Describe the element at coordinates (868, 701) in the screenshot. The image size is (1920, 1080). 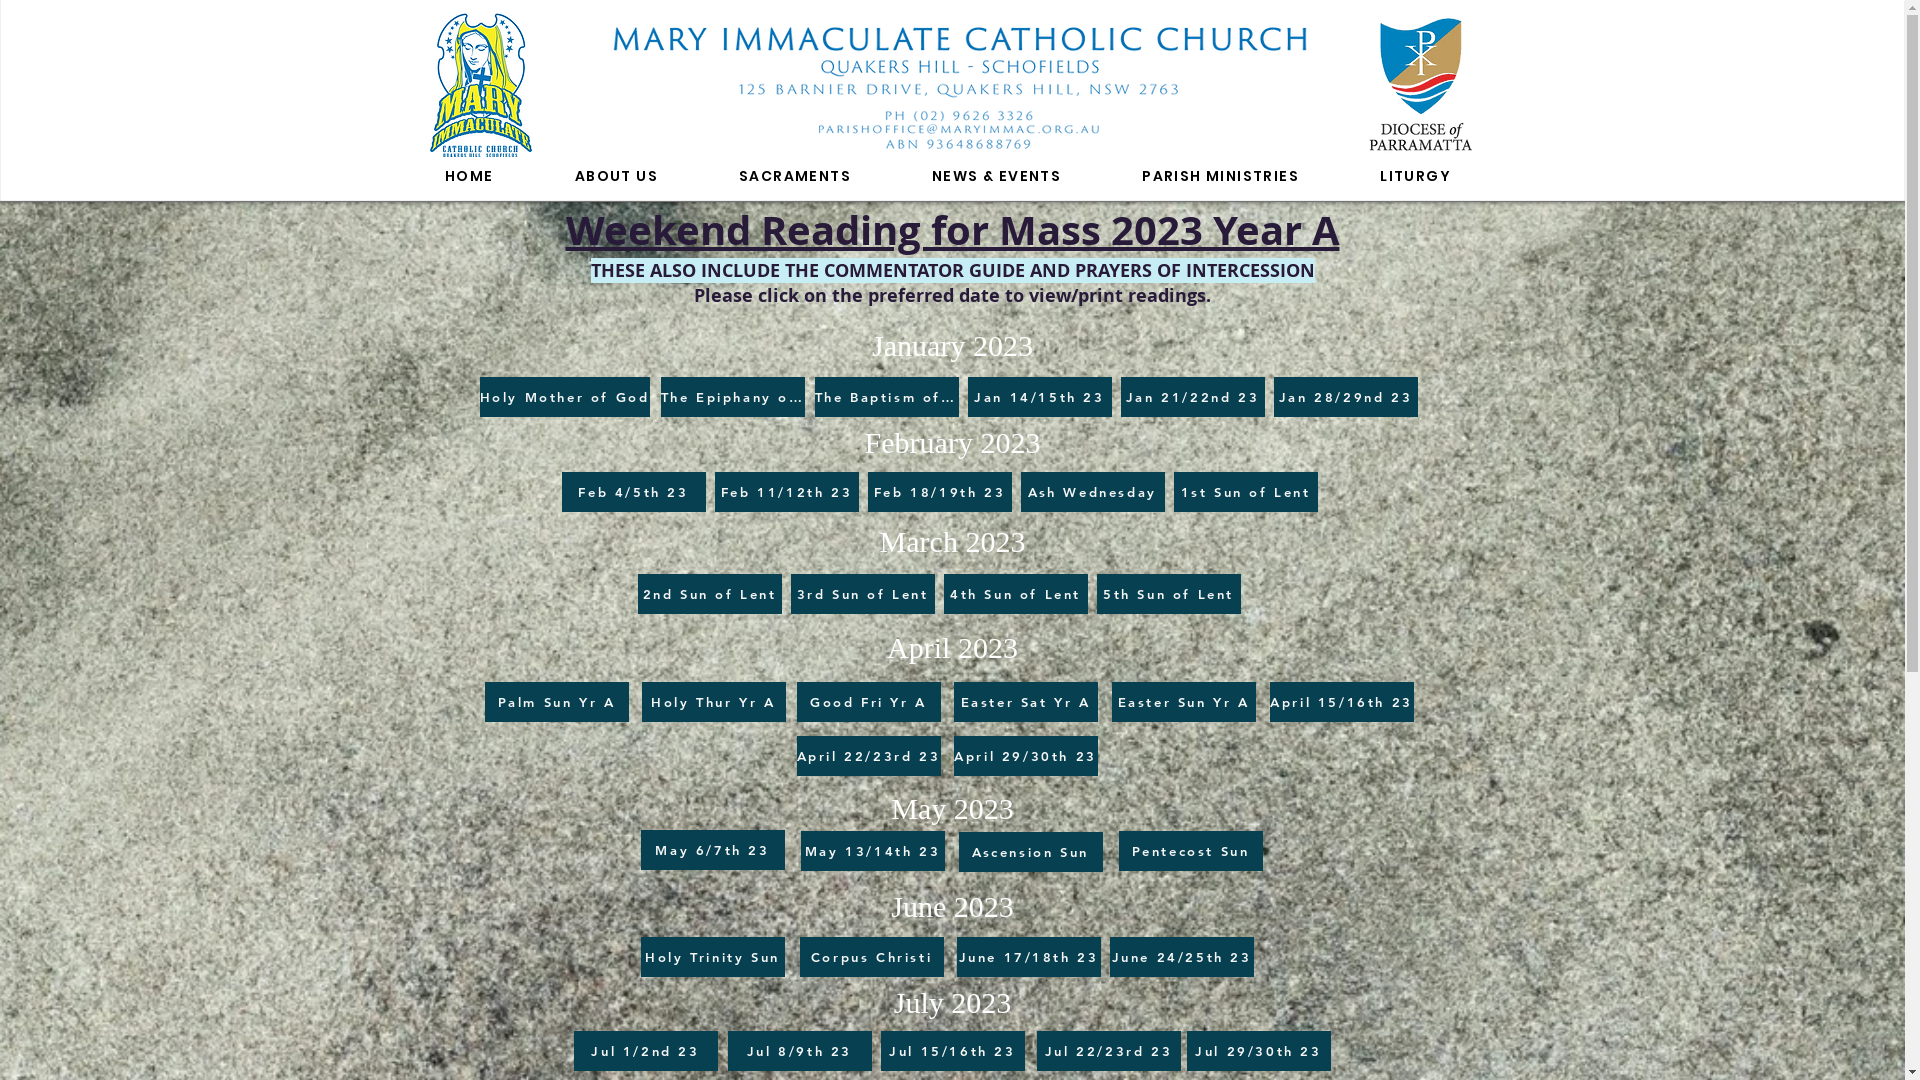
I see `'Good Fri Yr A'` at that location.